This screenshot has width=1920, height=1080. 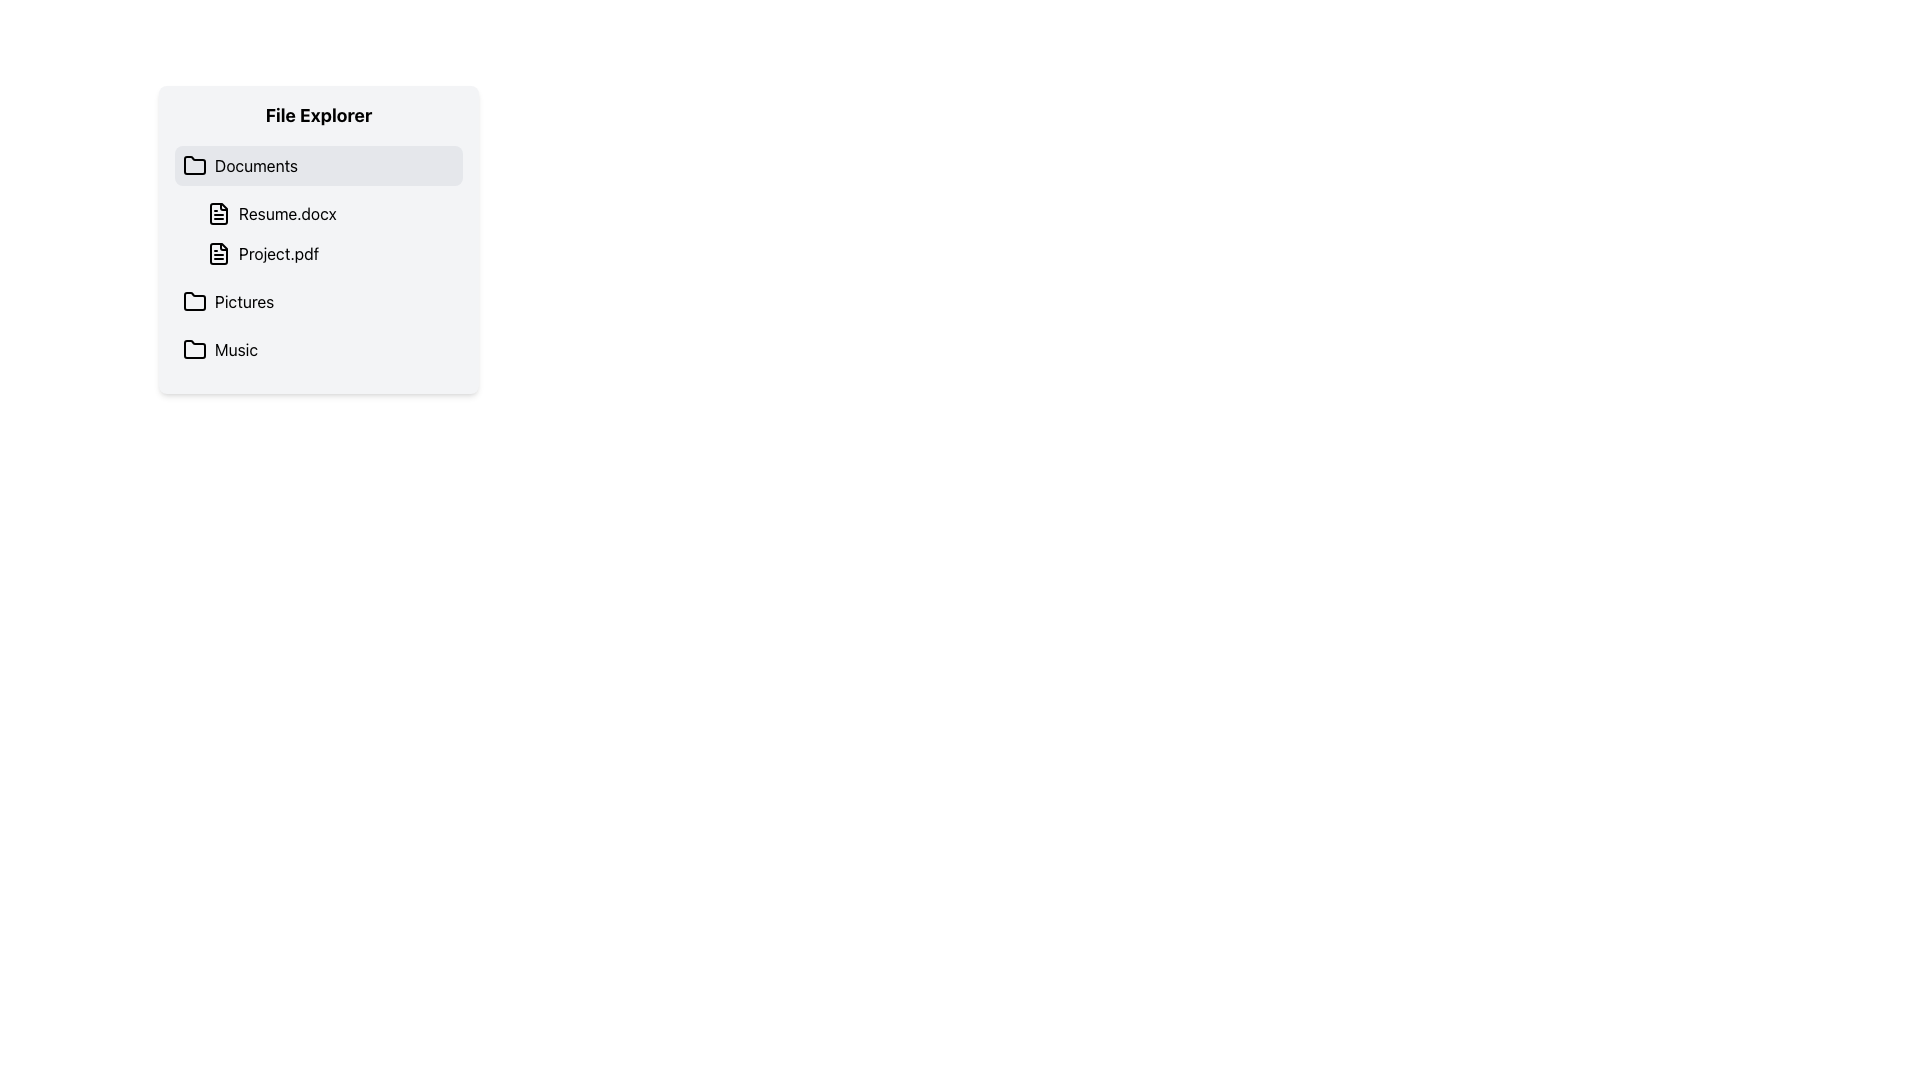 I want to click on the document-type file icon representing 'Project.pdf' in the file explorer interface, so click(x=219, y=253).